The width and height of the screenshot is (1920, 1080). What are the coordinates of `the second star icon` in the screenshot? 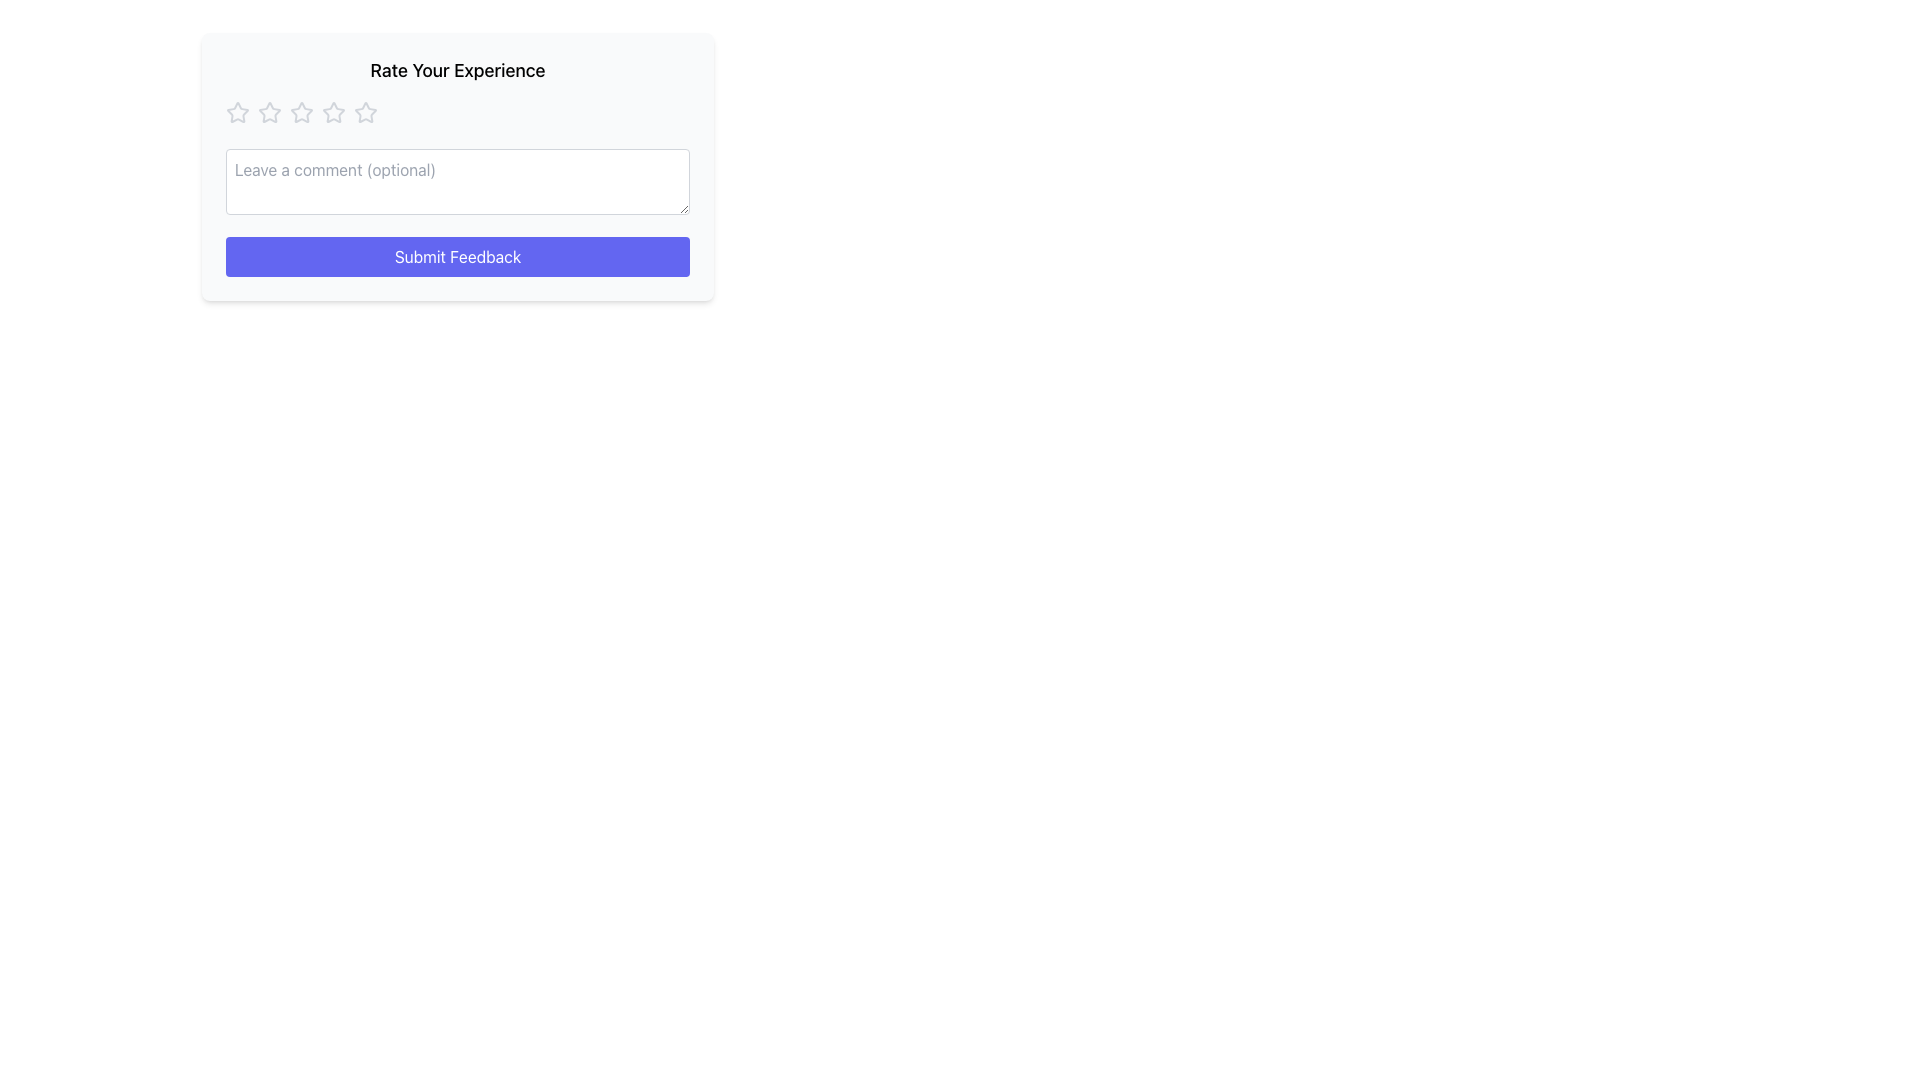 It's located at (334, 112).